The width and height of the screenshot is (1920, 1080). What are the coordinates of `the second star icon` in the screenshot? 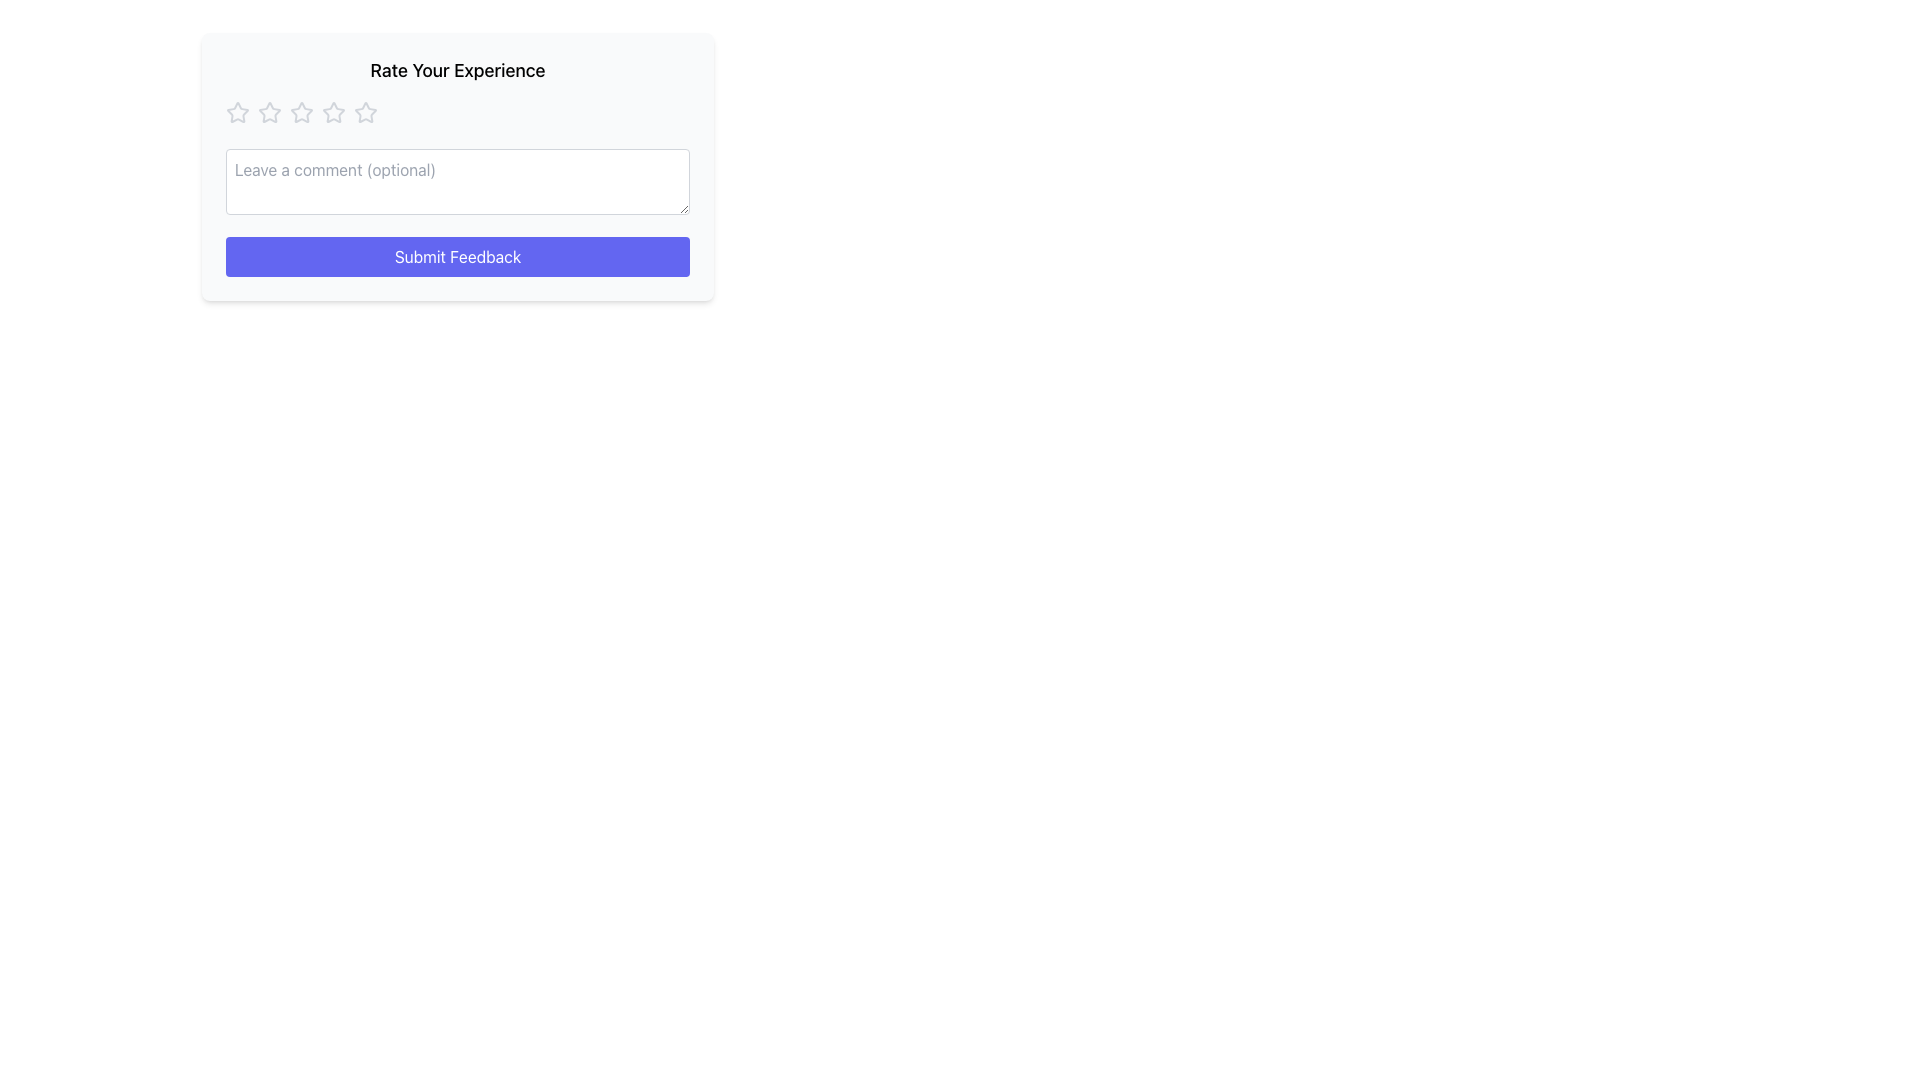 It's located at (334, 112).